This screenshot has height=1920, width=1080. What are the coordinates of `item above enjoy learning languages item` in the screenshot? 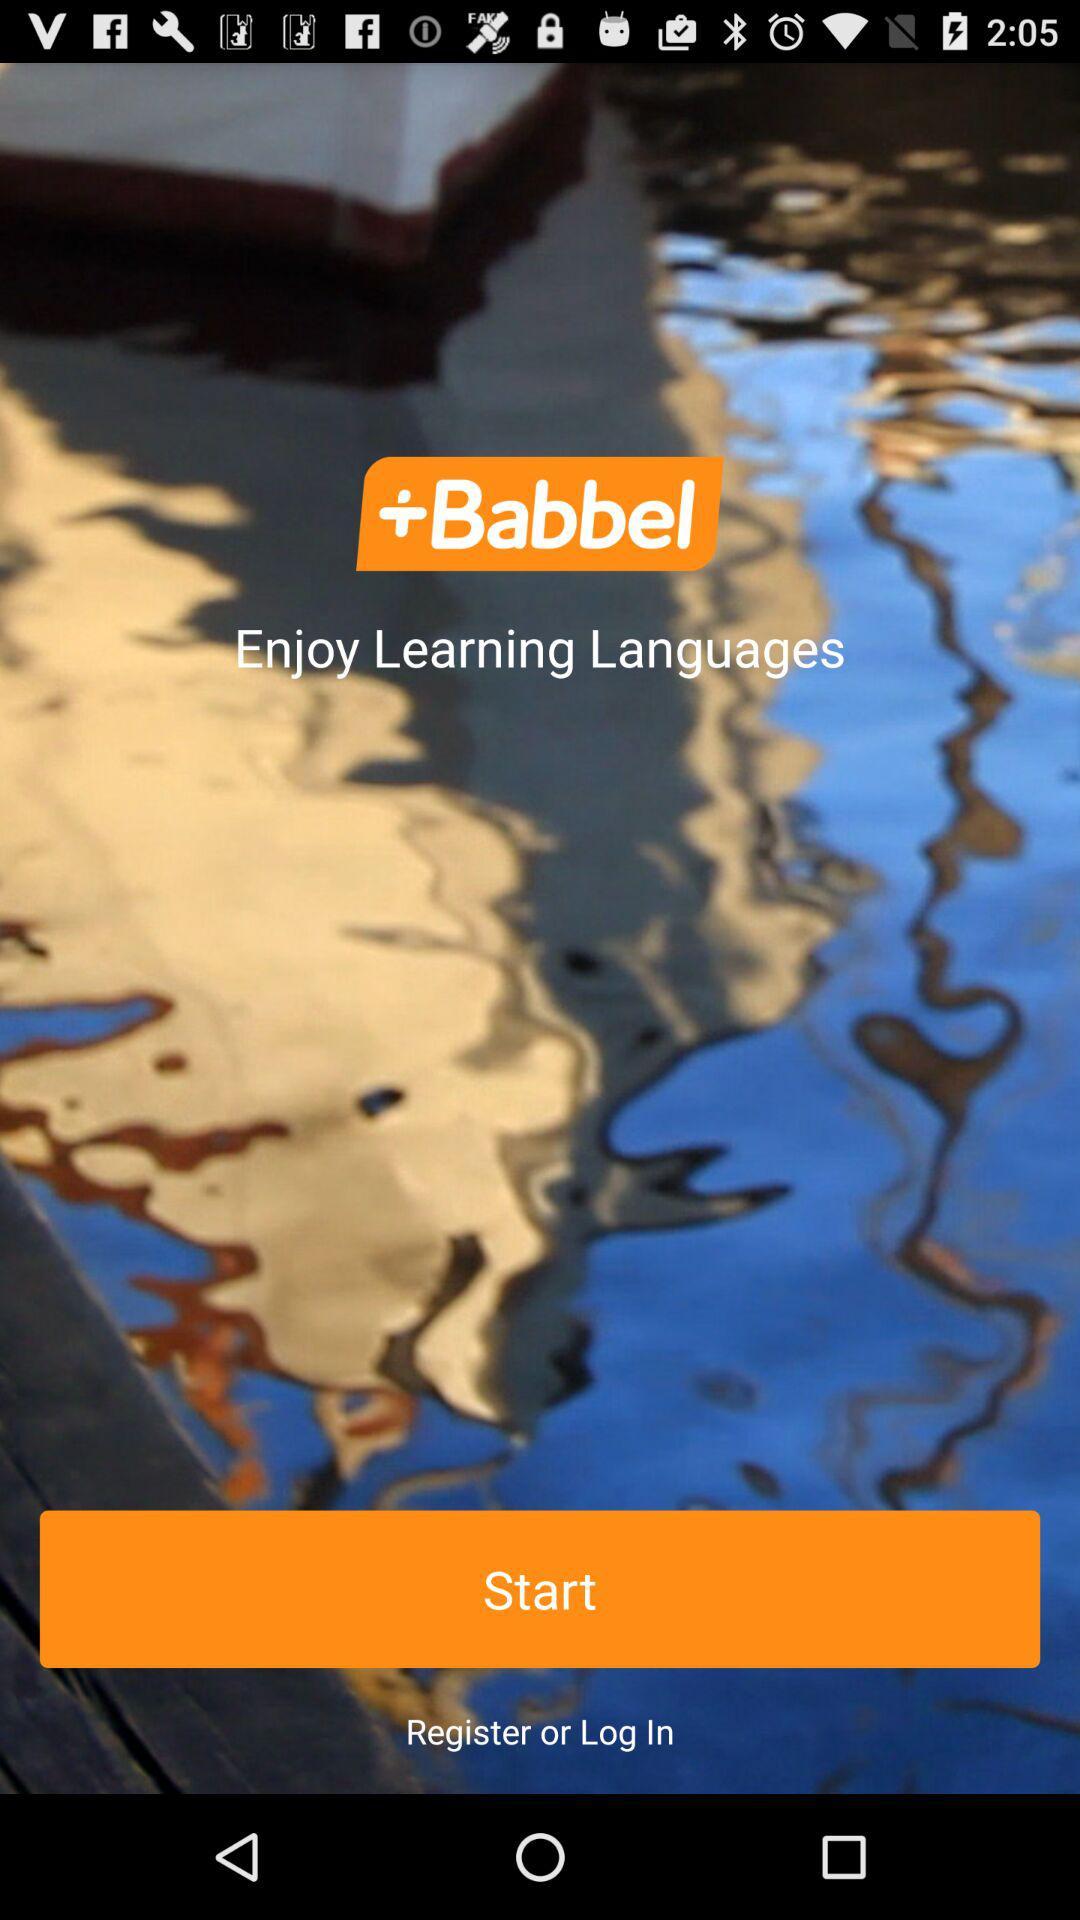 It's located at (540, 514).